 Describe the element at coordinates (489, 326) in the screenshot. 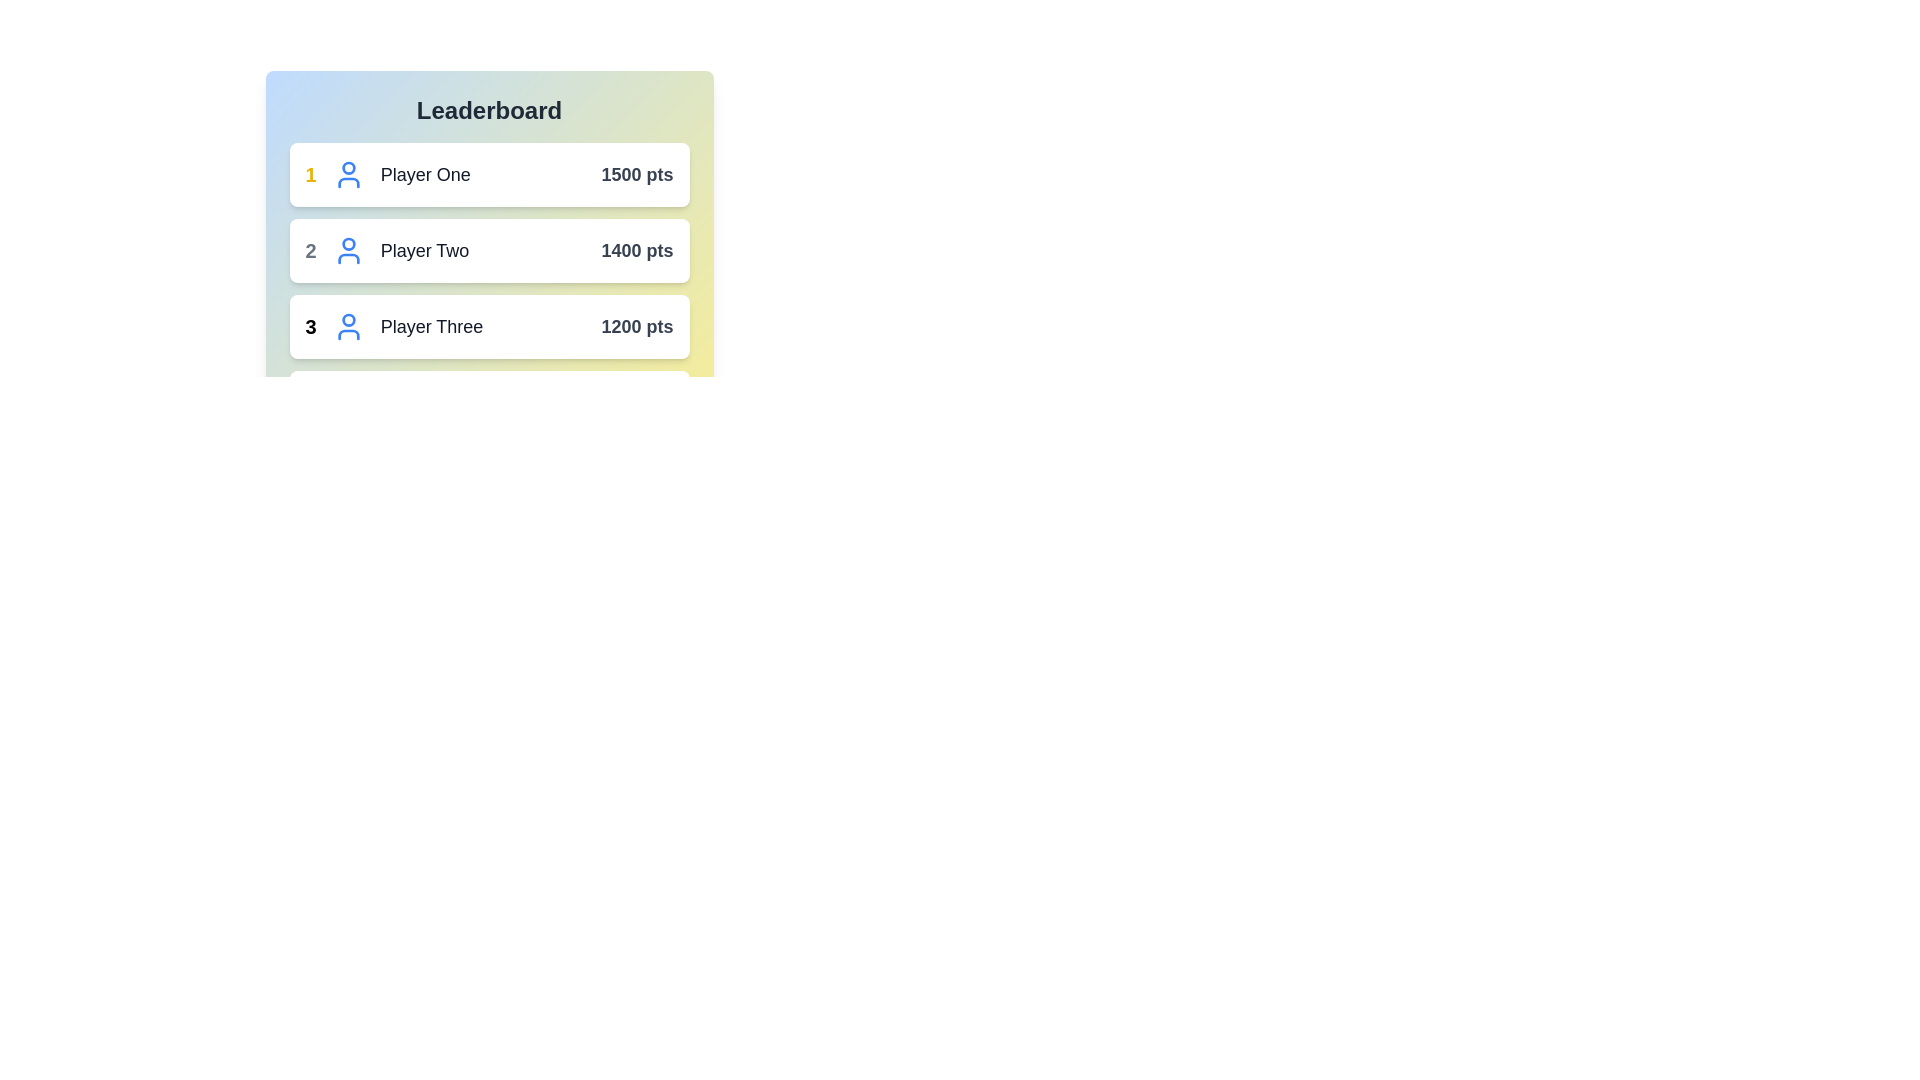

I see `the player entry for Player Three to highlight it` at that location.